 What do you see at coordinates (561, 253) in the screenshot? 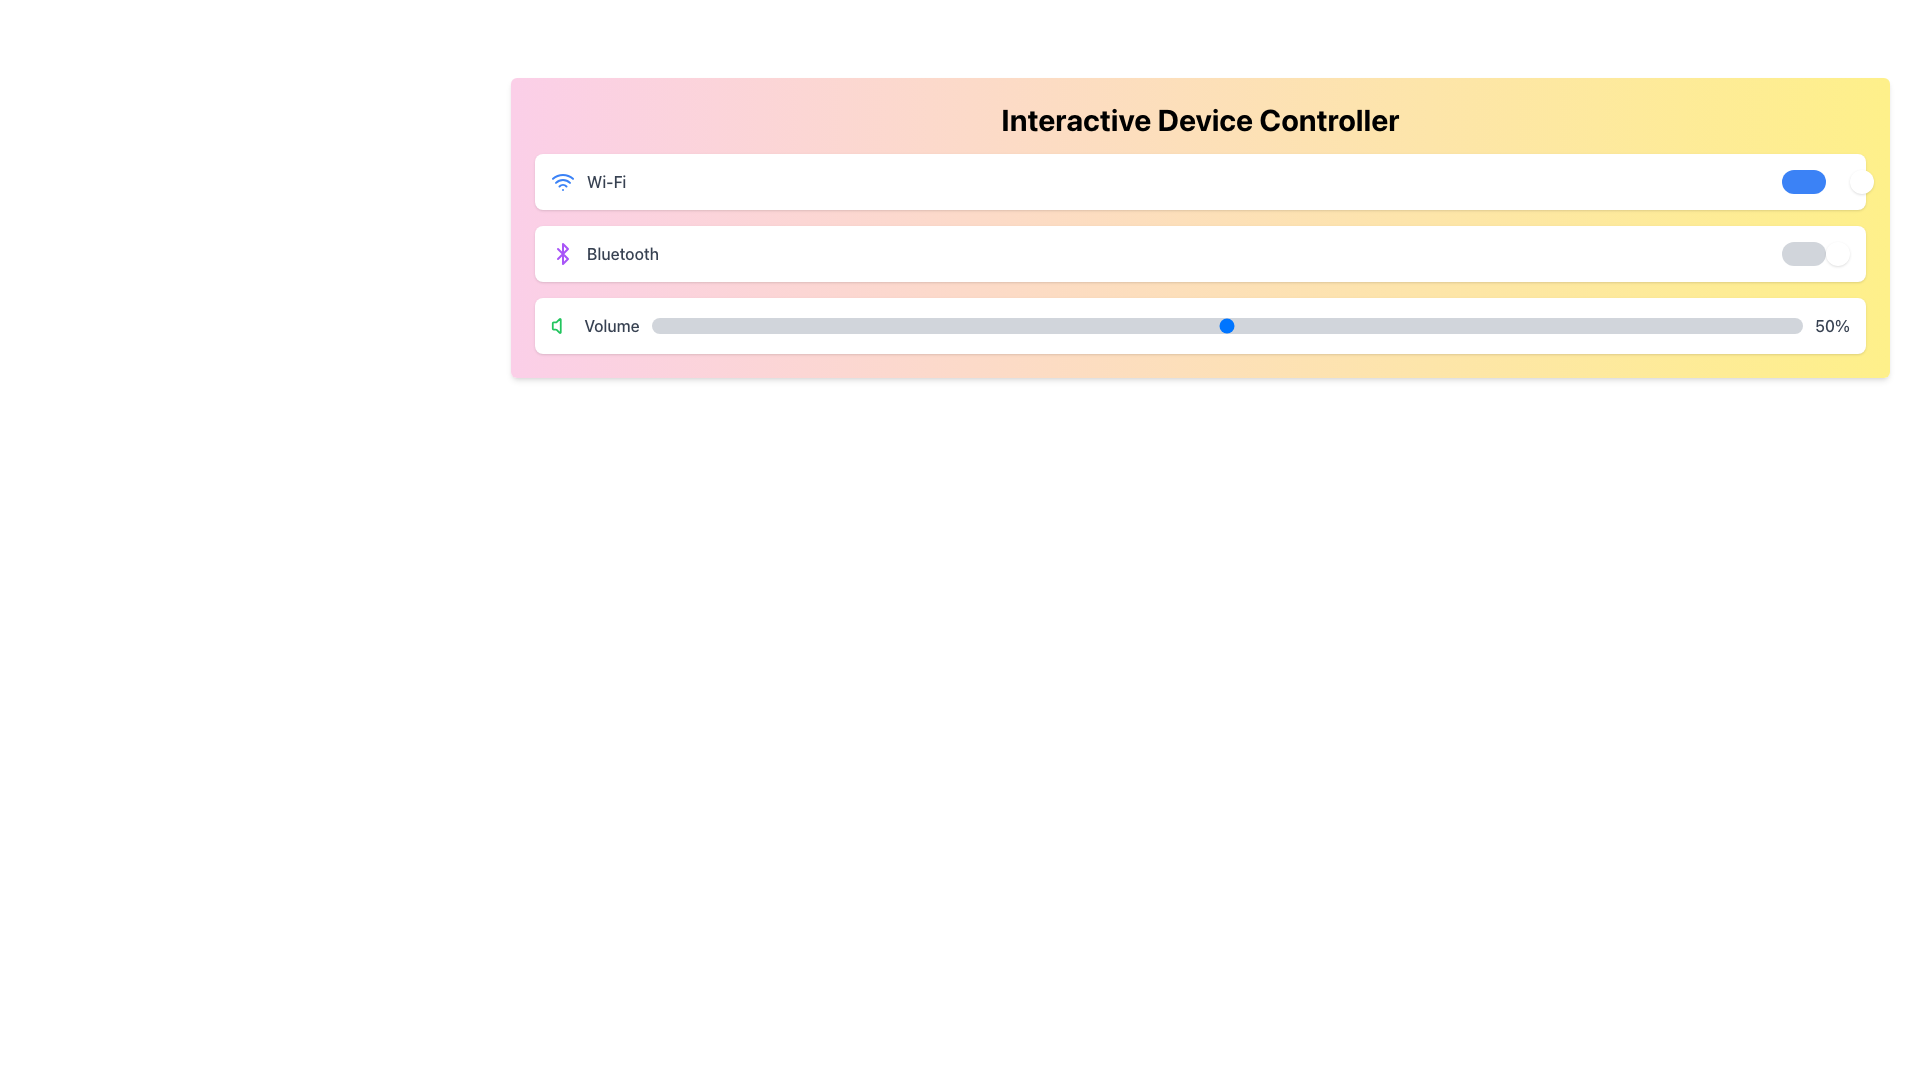
I see `the Bluetooth icon, which is a stylized 'B' formed by two interlocking lines in purple, located in the second row, to the left of the 'Bluetooth' label` at bounding box center [561, 253].